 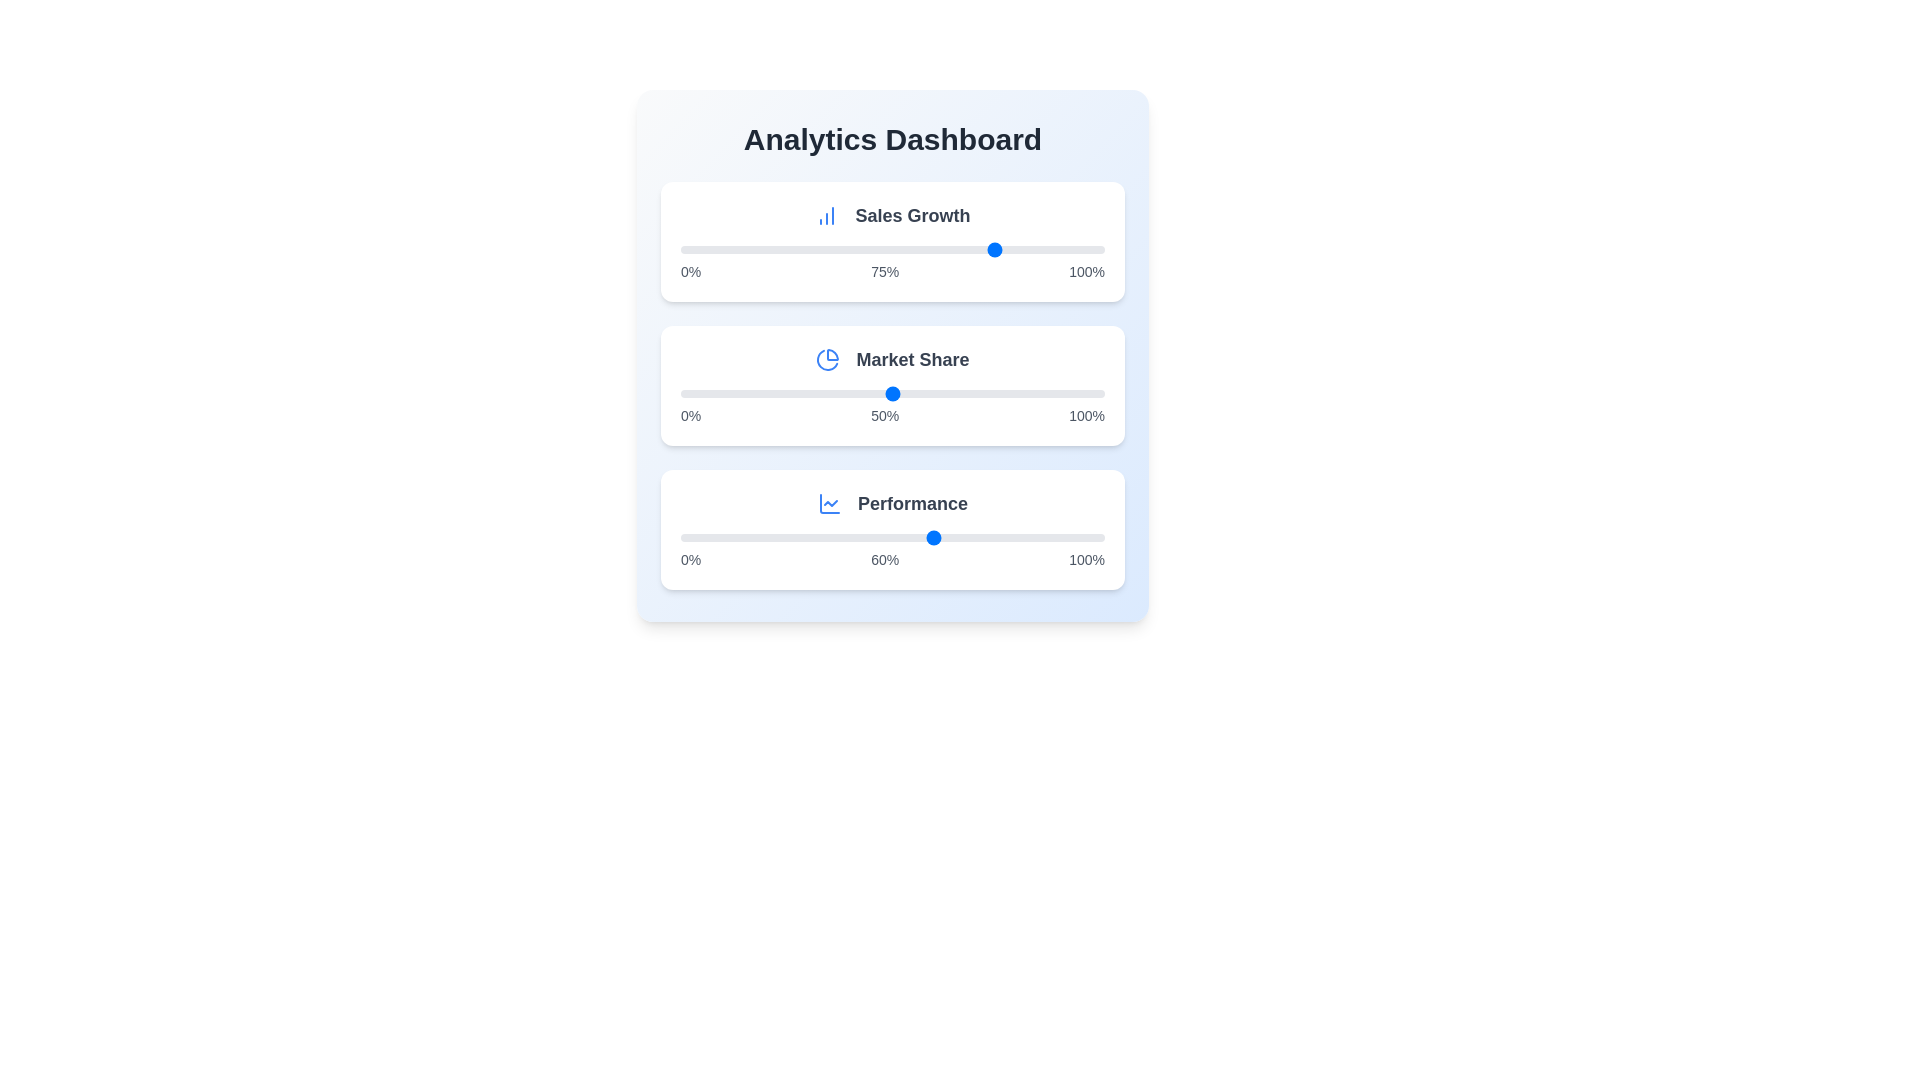 I want to click on the 'Sales Growth' slider to 27%, so click(x=794, y=249).